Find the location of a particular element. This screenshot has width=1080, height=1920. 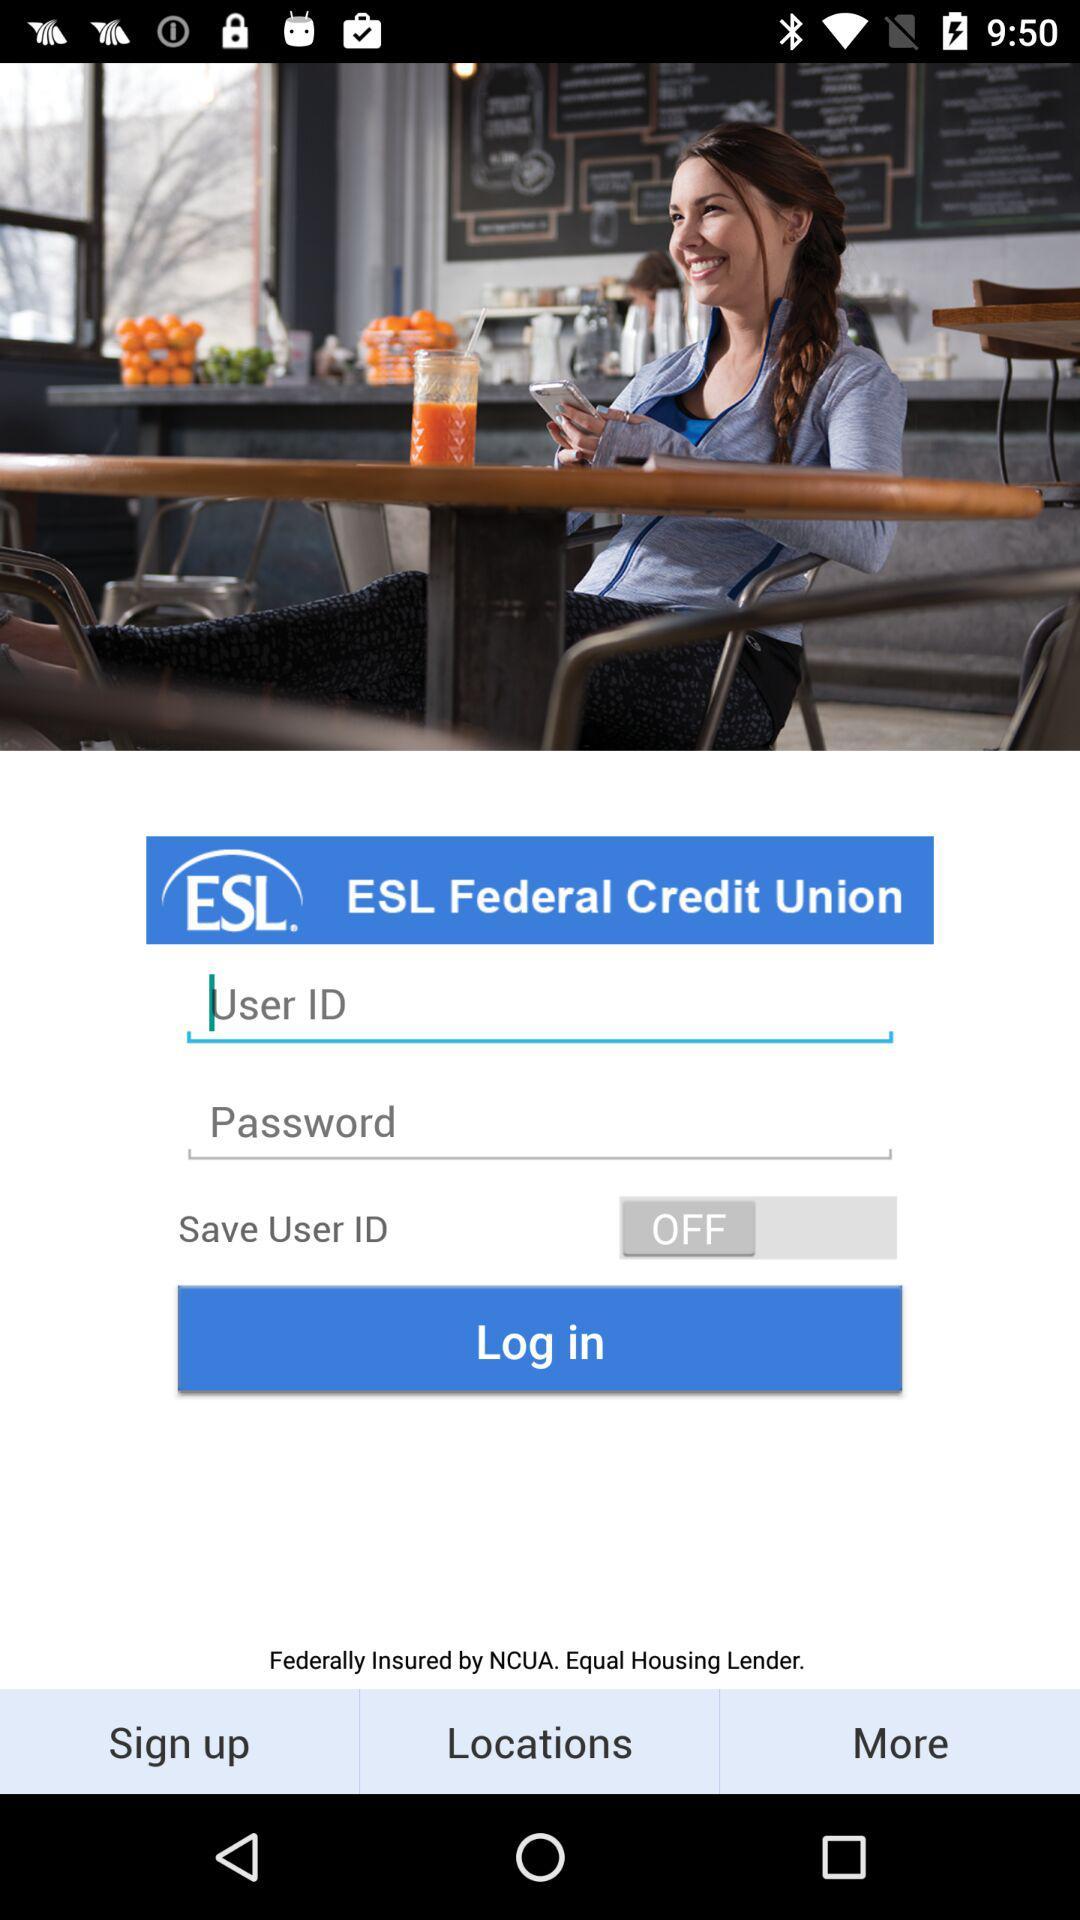

1st blue color tab below the image is located at coordinates (540, 888).